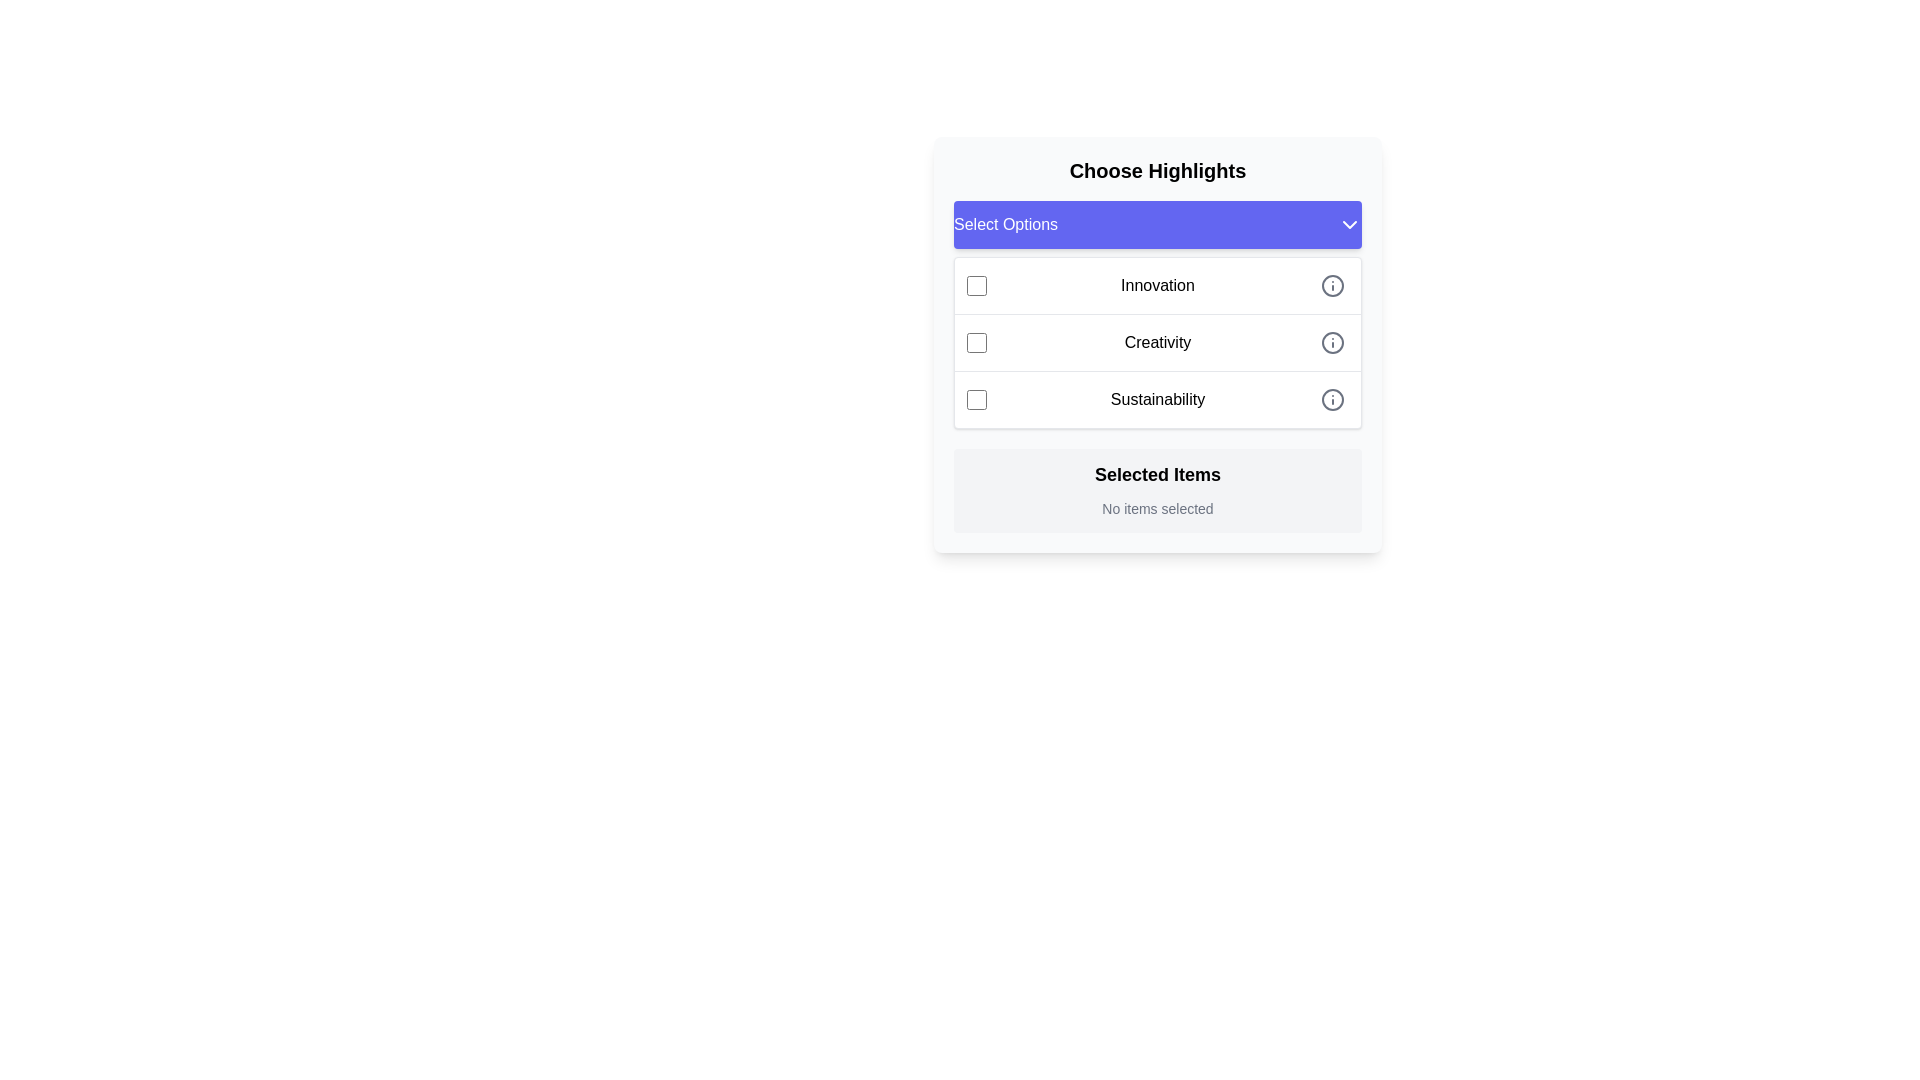 The height and width of the screenshot is (1080, 1920). I want to click on the text label that describes the associated selectable option, located centrally between the checkbox on the left and the information icon on the right, so click(1157, 400).